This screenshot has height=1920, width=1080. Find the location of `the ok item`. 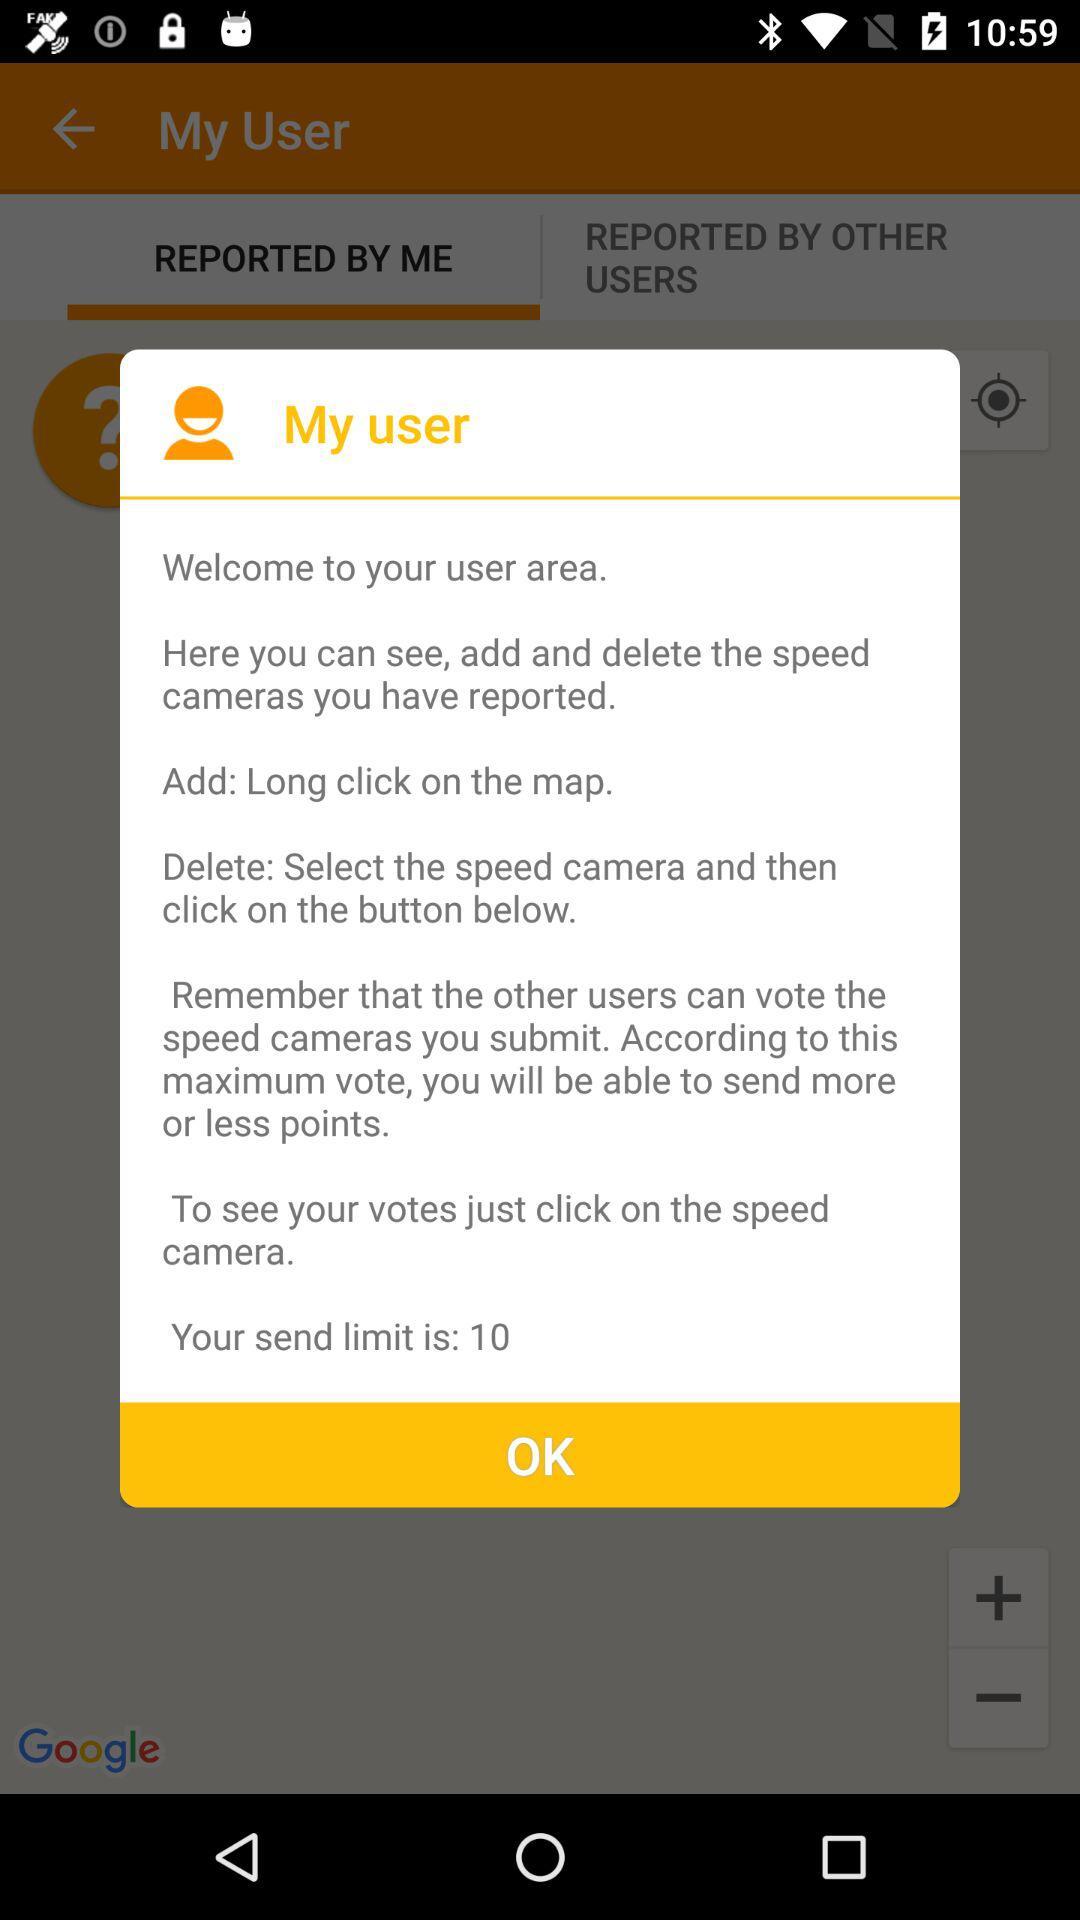

the ok item is located at coordinates (540, 1454).